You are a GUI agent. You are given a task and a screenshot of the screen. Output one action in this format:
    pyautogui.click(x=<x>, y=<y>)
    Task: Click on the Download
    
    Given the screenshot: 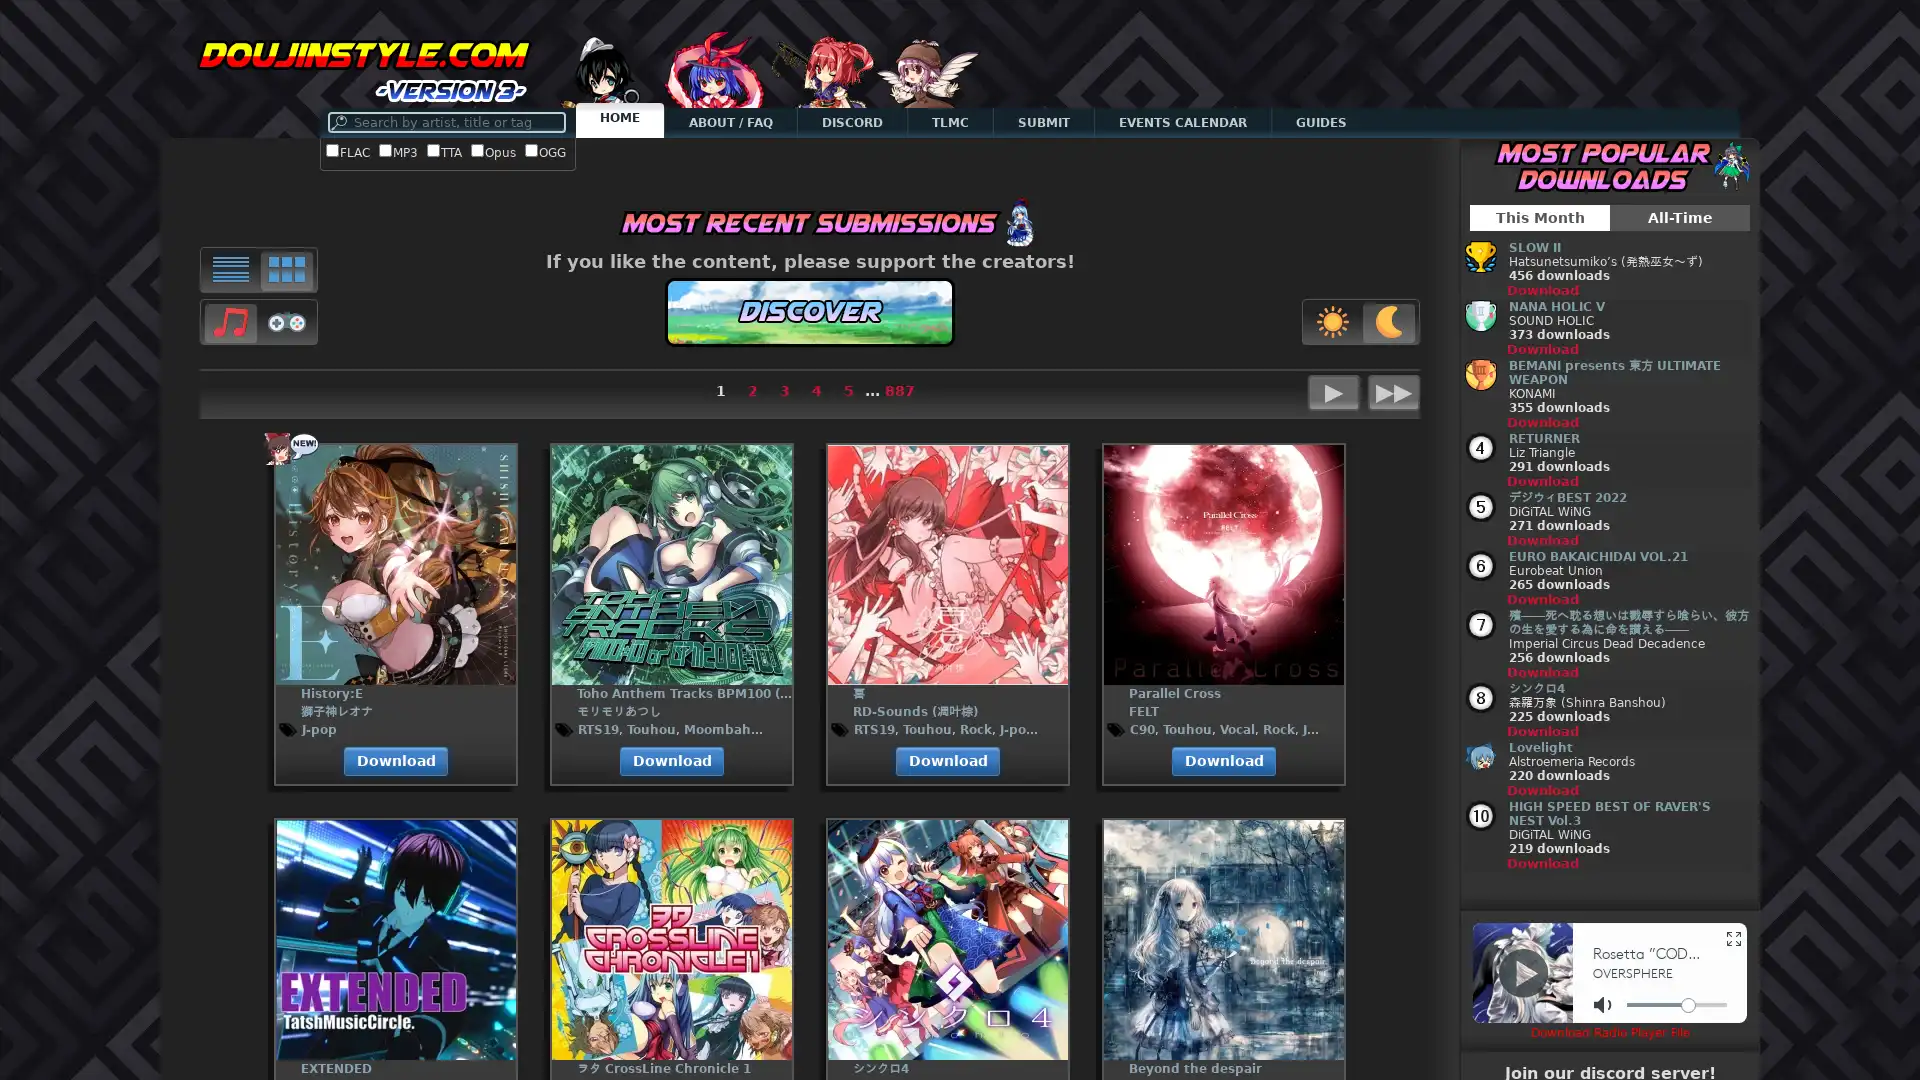 What is the action you would take?
    pyautogui.click(x=395, y=760)
    